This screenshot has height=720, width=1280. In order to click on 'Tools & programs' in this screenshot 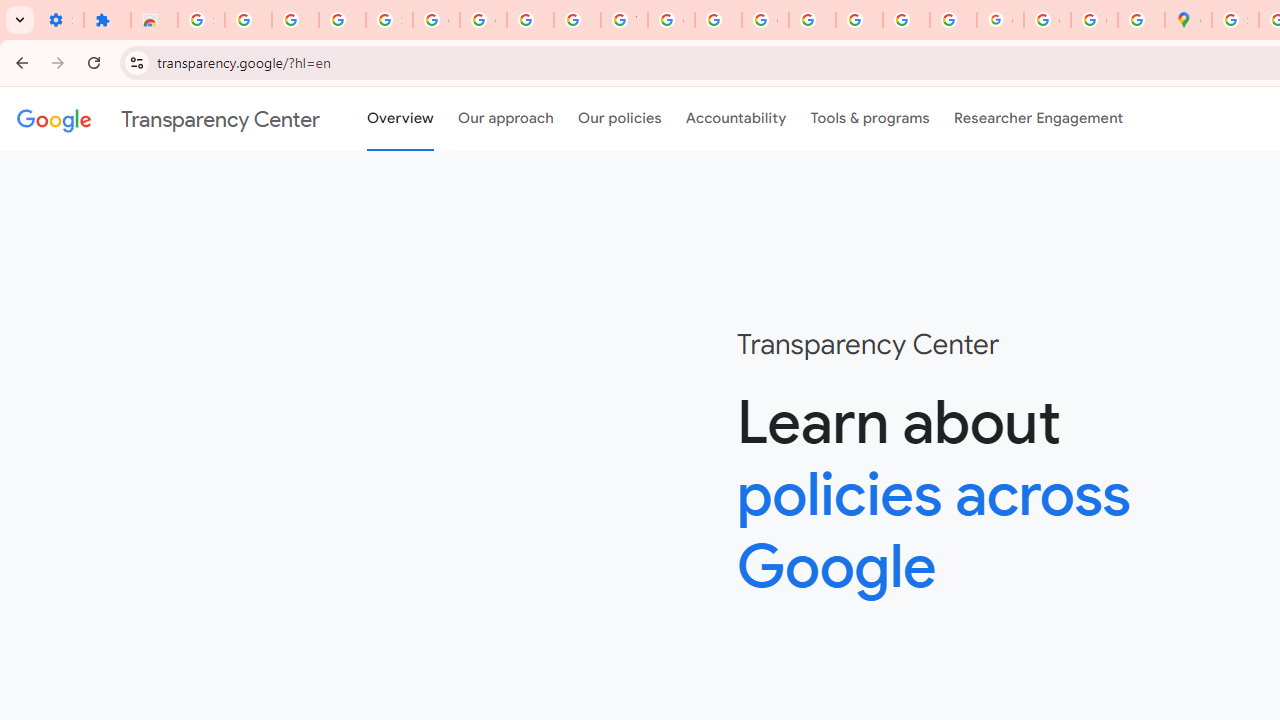, I will do `click(869, 119)`.